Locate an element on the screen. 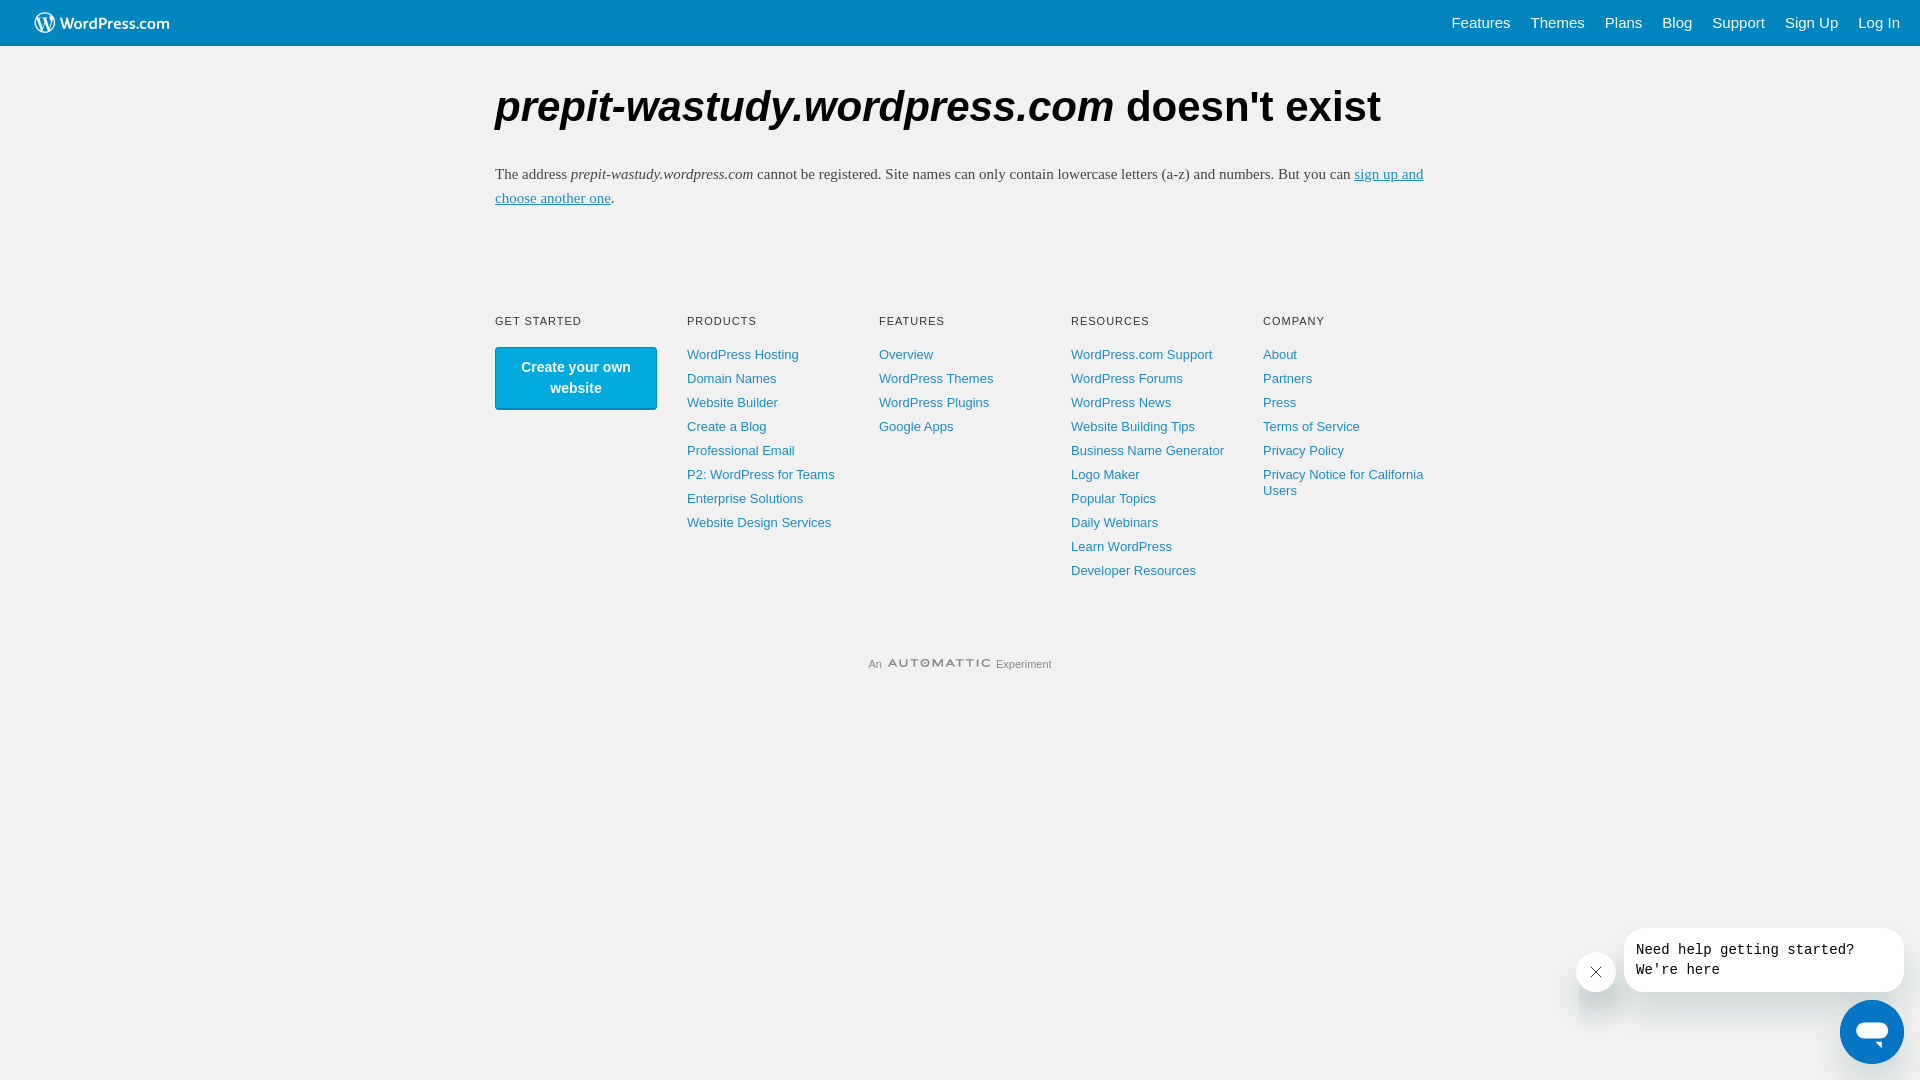 This screenshot has width=1920, height=1080. 'Website Design Services' is located at coordinates (757, 521).